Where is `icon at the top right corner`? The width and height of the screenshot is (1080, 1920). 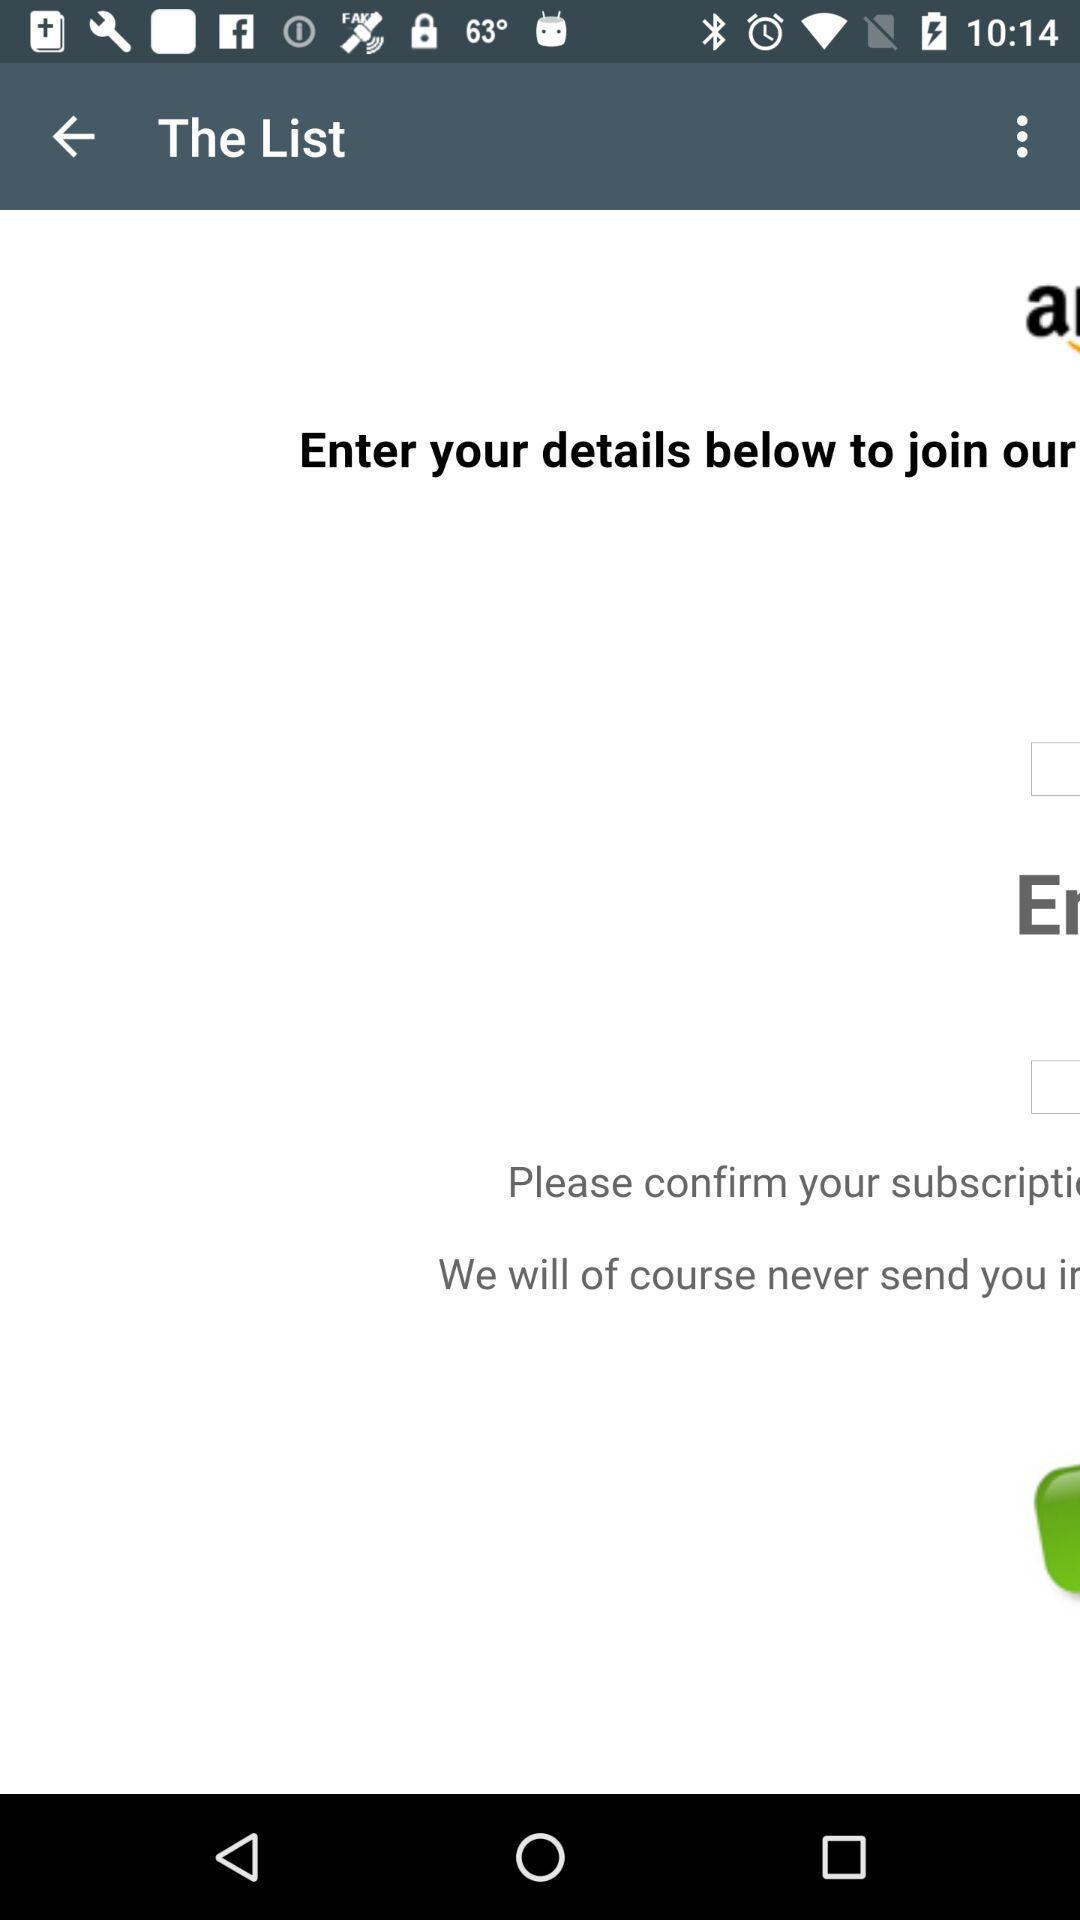
icon at the top right corner is located at coordinates (1027, 135).